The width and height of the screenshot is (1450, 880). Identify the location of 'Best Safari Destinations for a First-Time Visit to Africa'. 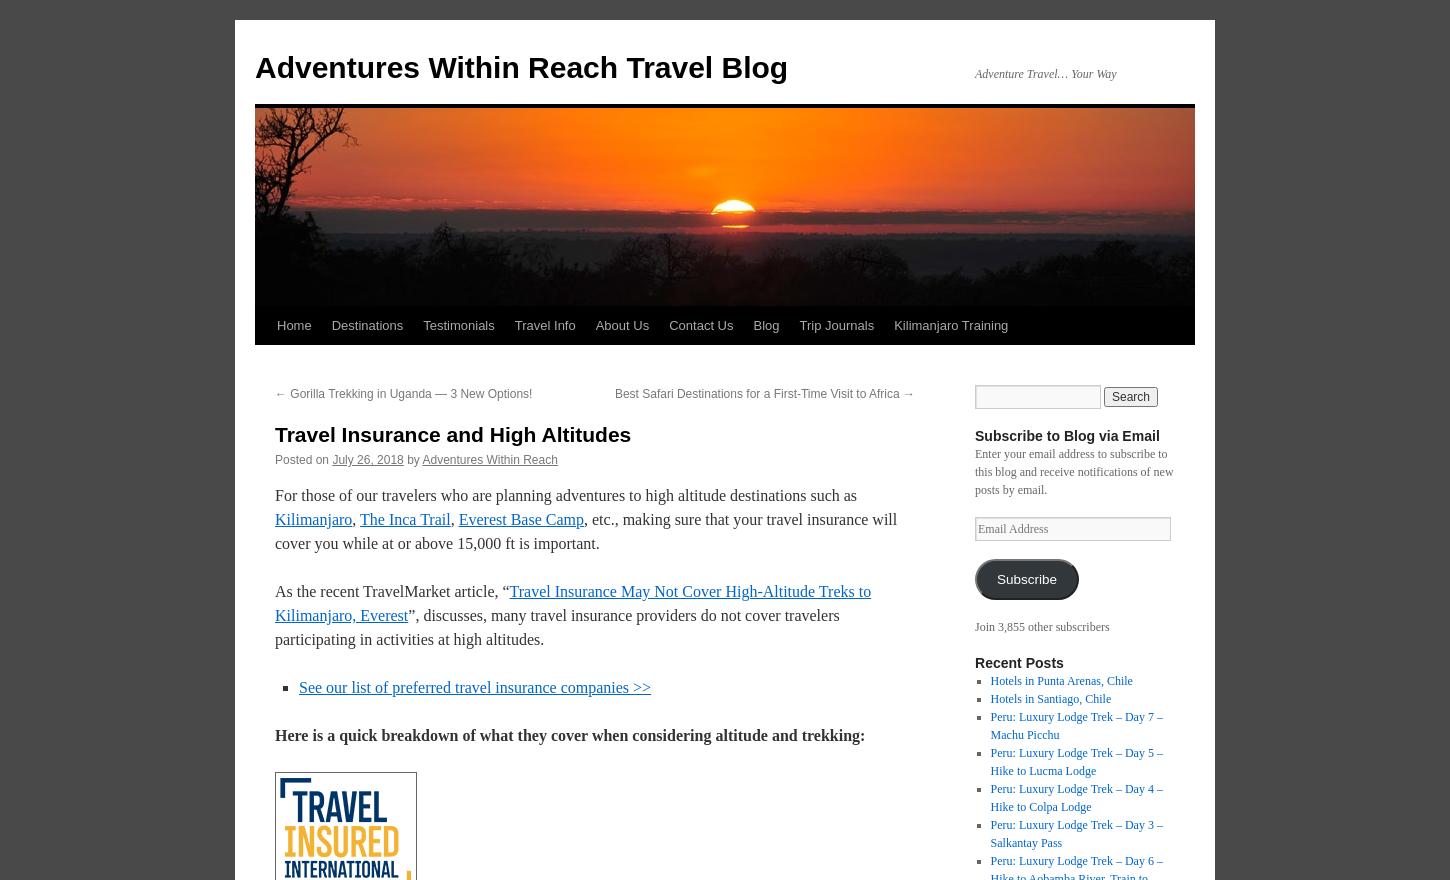
(758, 392).